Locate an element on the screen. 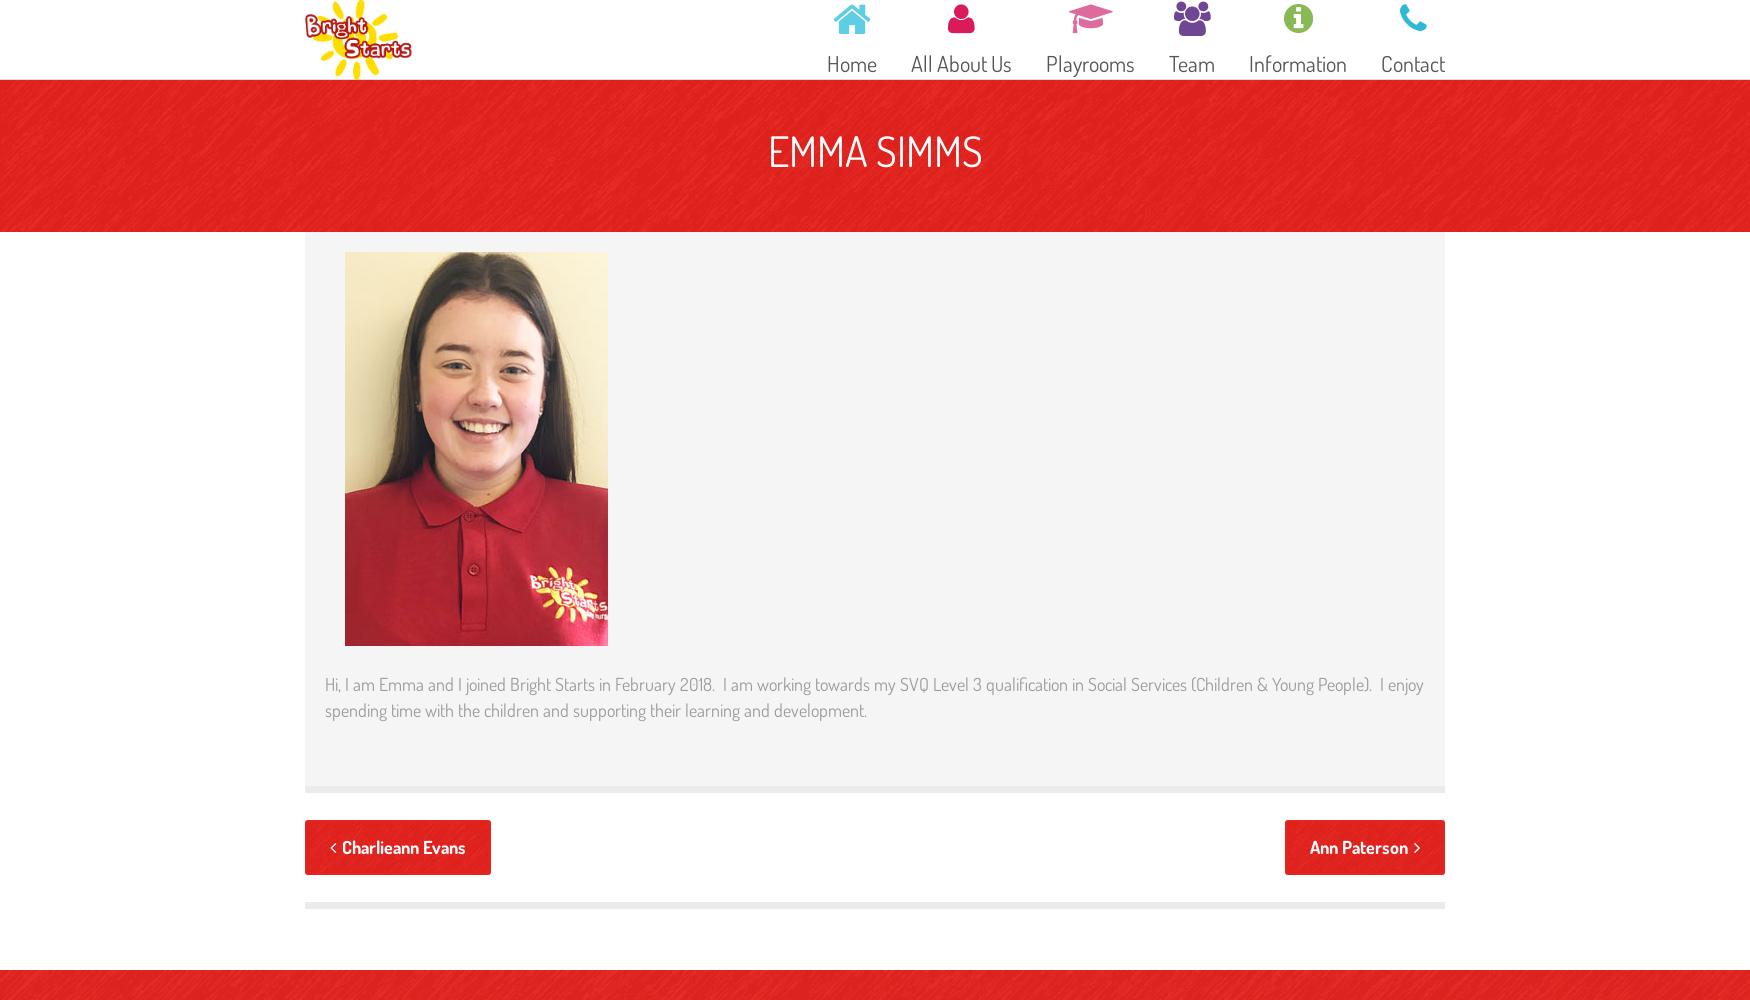  'Home' is located at coordinates (852, 62).